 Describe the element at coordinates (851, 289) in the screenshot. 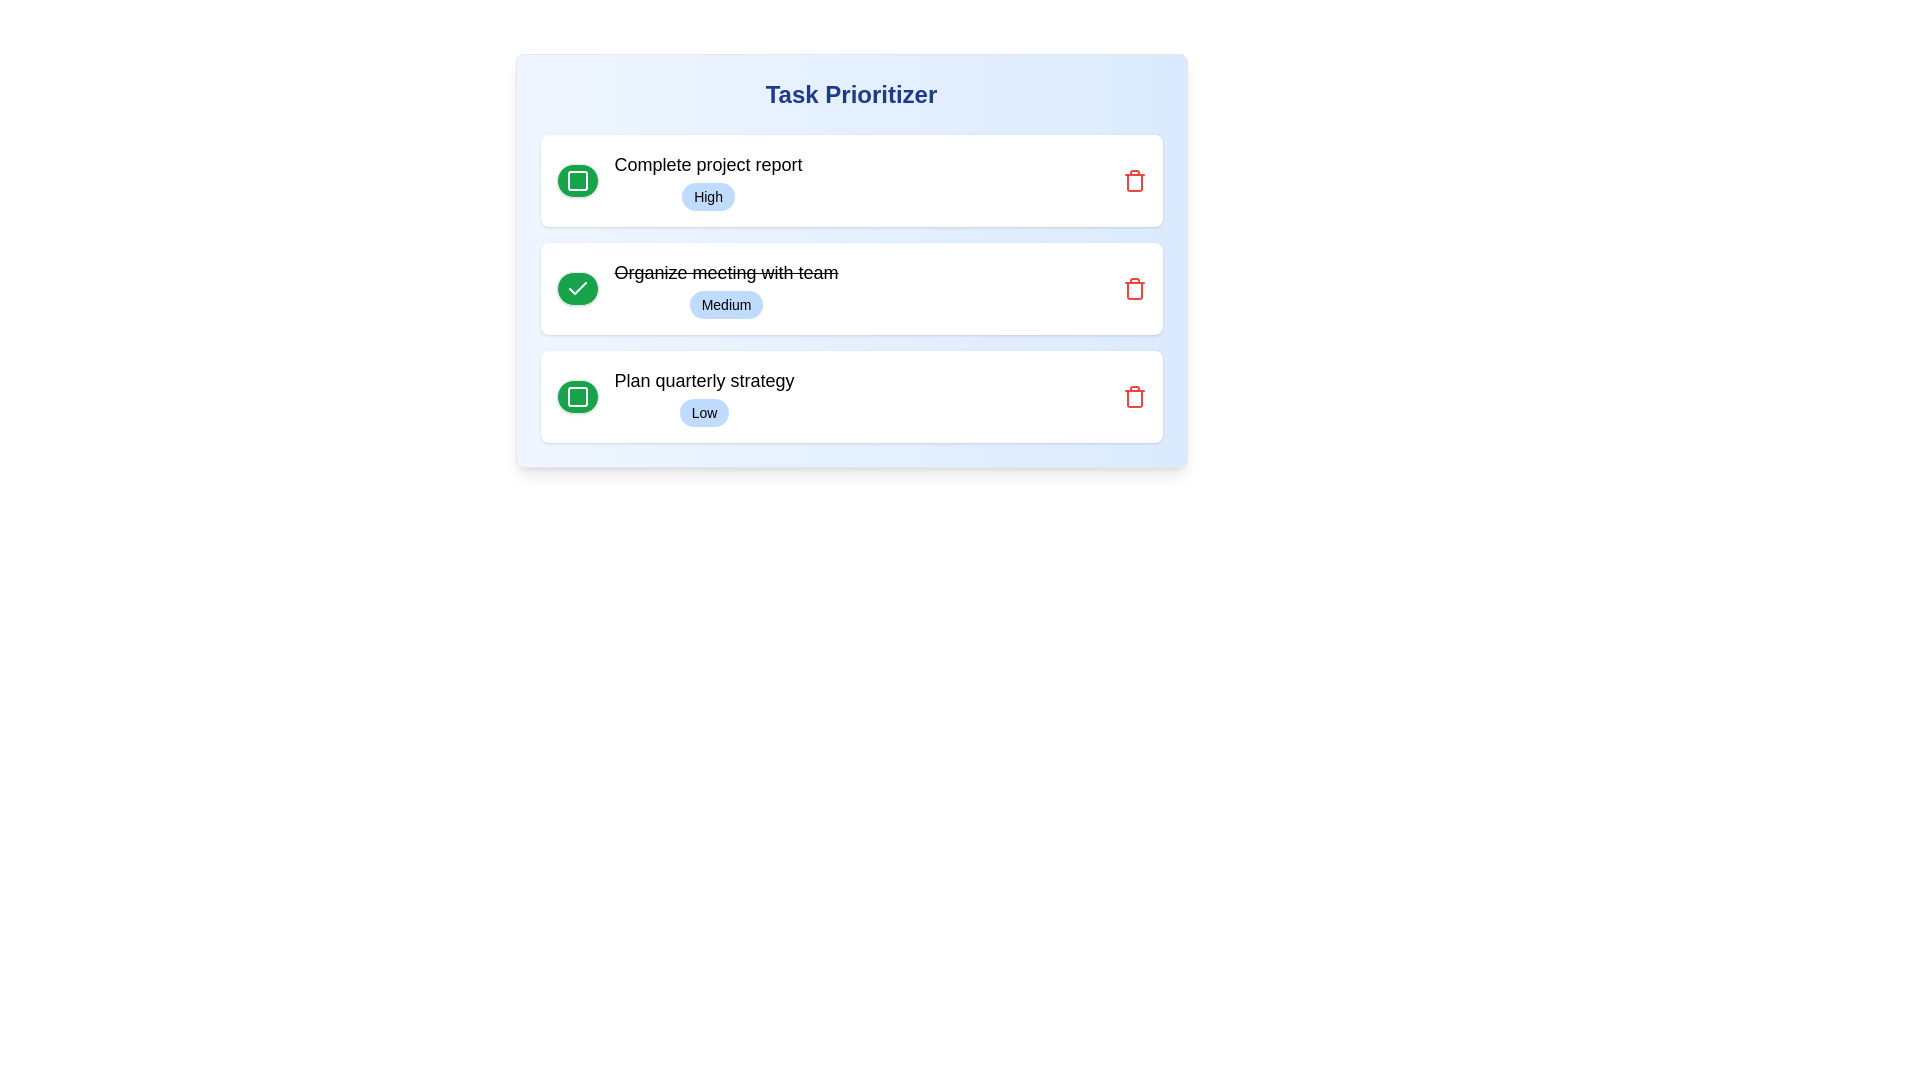

I see `the priority badge labeled 'Medium' on the completed task 'Organize meeting with team' to sort or filter tasks` at that location.